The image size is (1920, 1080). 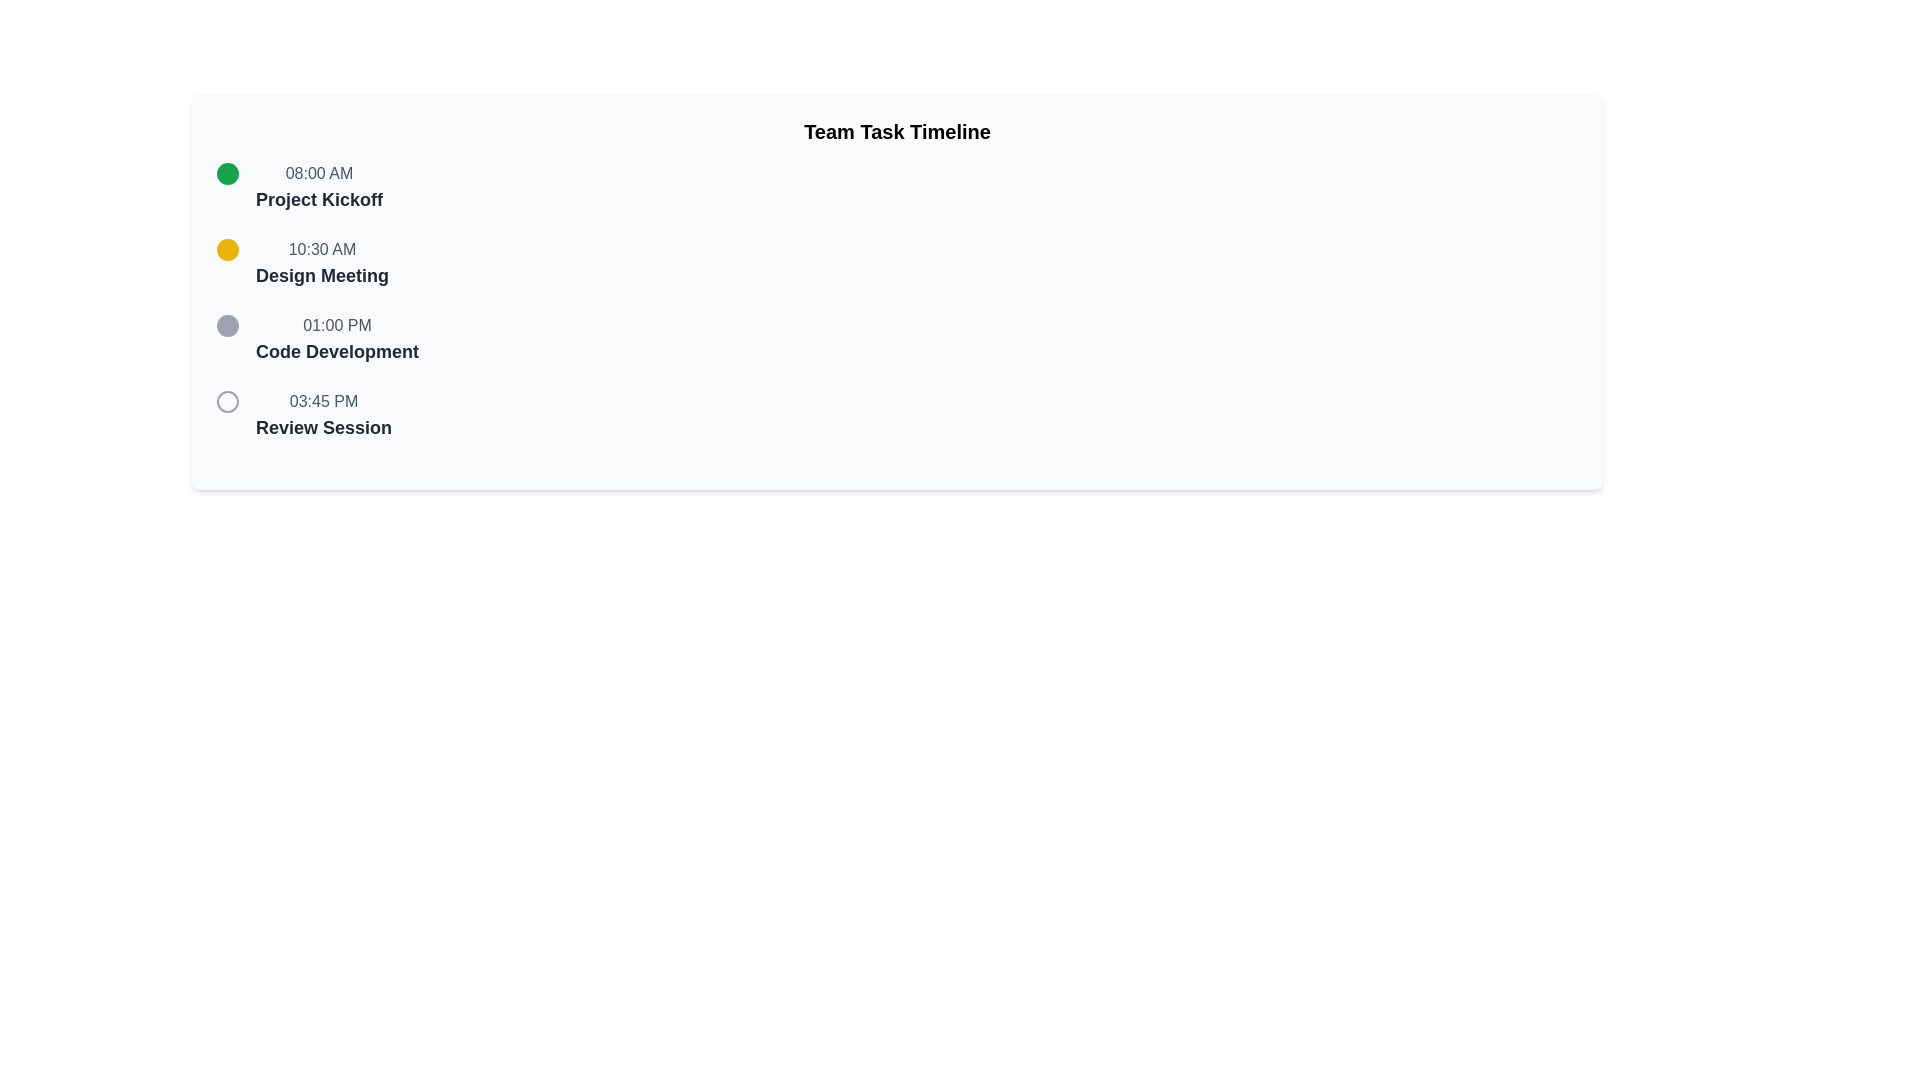 What do you see at coordinates (322, 249) in the screenshot?
I see `the static text element that indicates the scheduled time for the corresponding event, located to the left of 'Design Meeting' and slightly below the event icon` at bounding box center [322, 249].